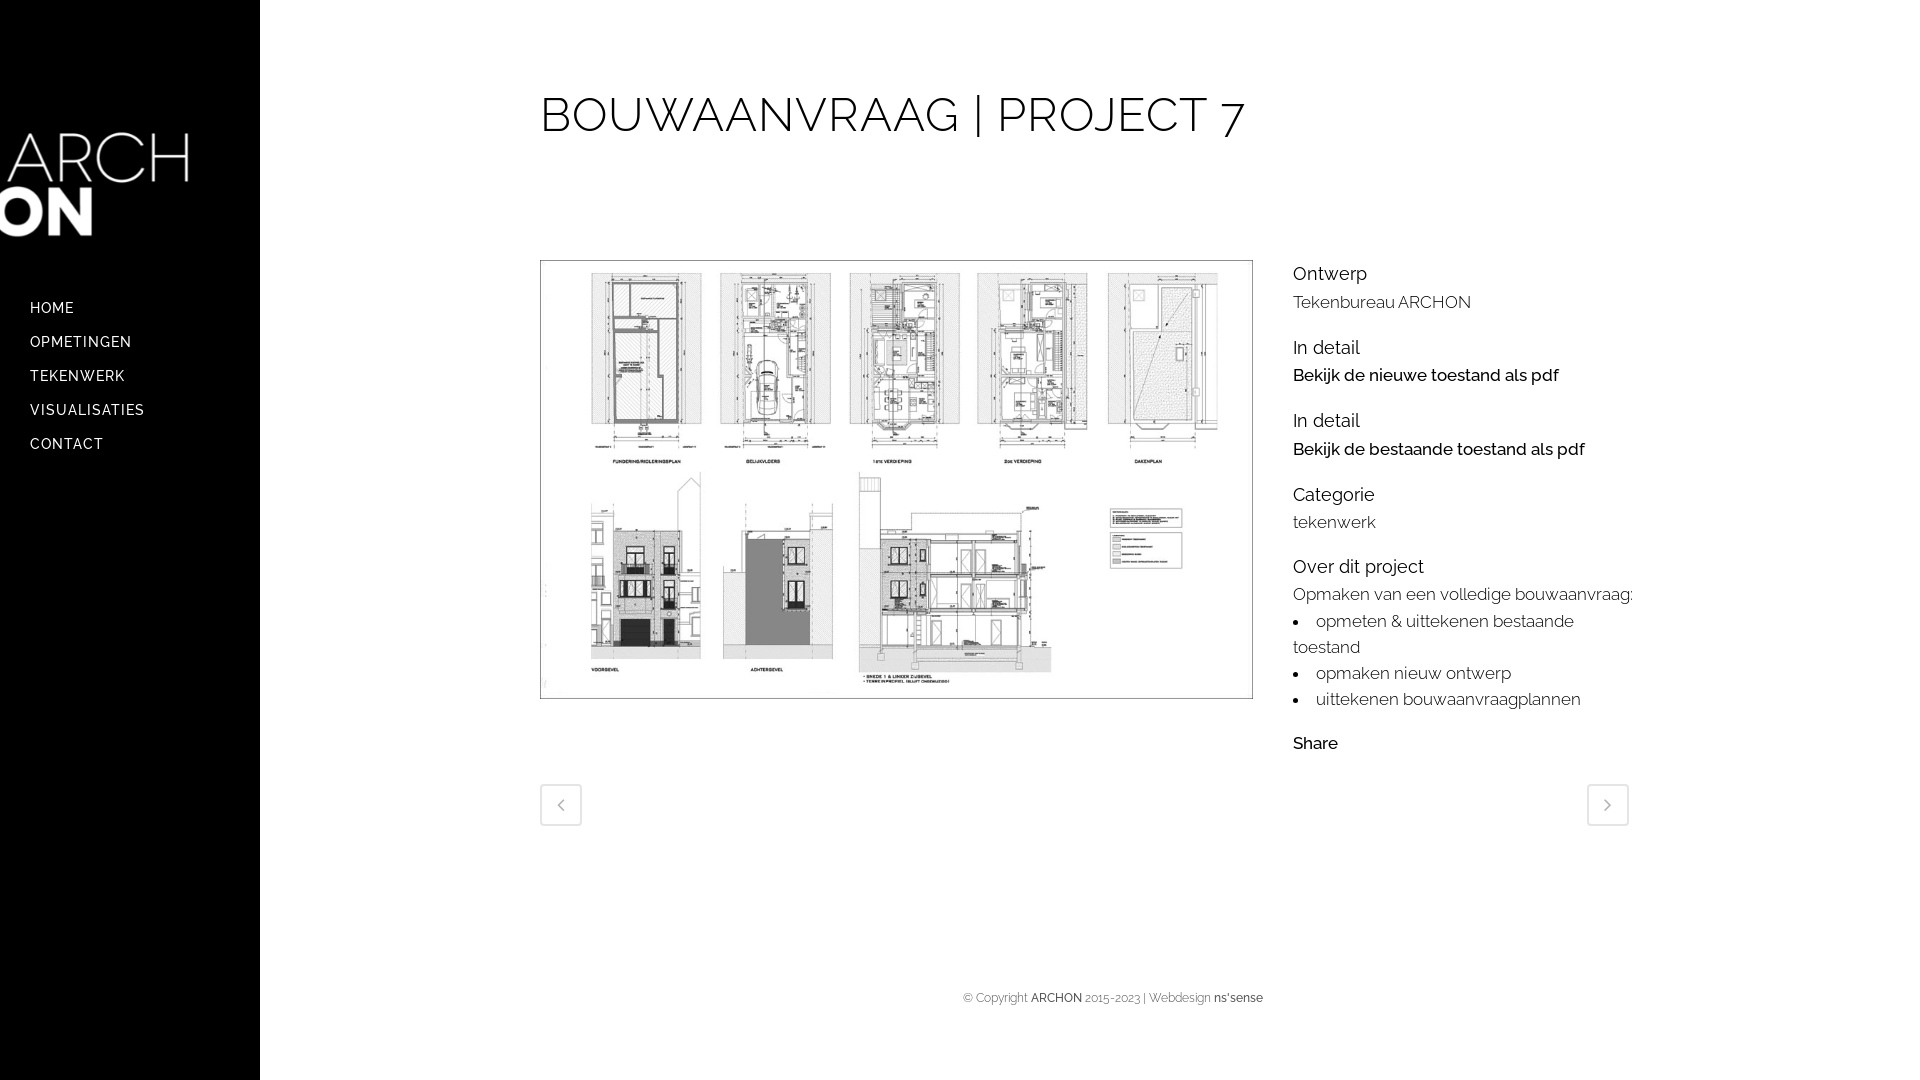  What do you see at coordinates (1438, 447) in the screenshot?
I see `'Bekijk de bestaande toestand als pdf'` at bounding box center [1438, 447].